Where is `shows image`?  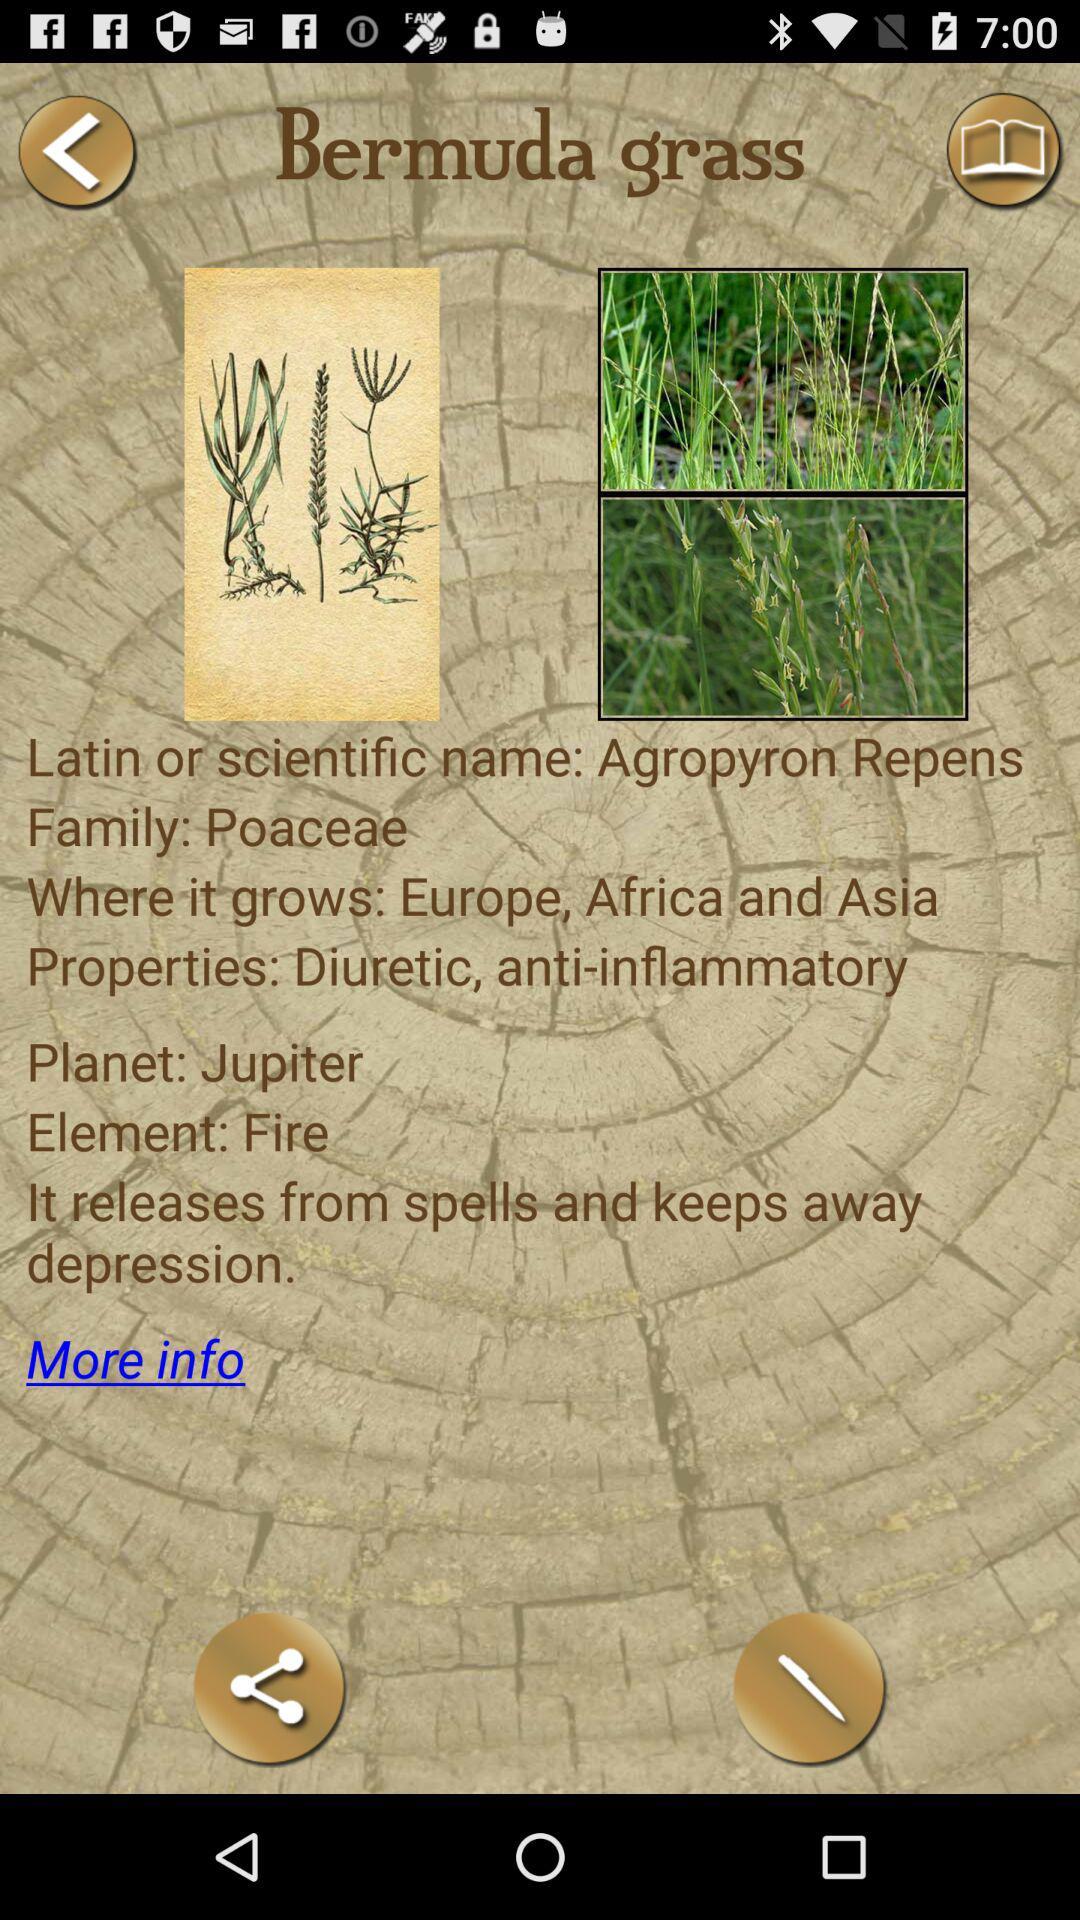
shows image is located at coordinates (312, 494).